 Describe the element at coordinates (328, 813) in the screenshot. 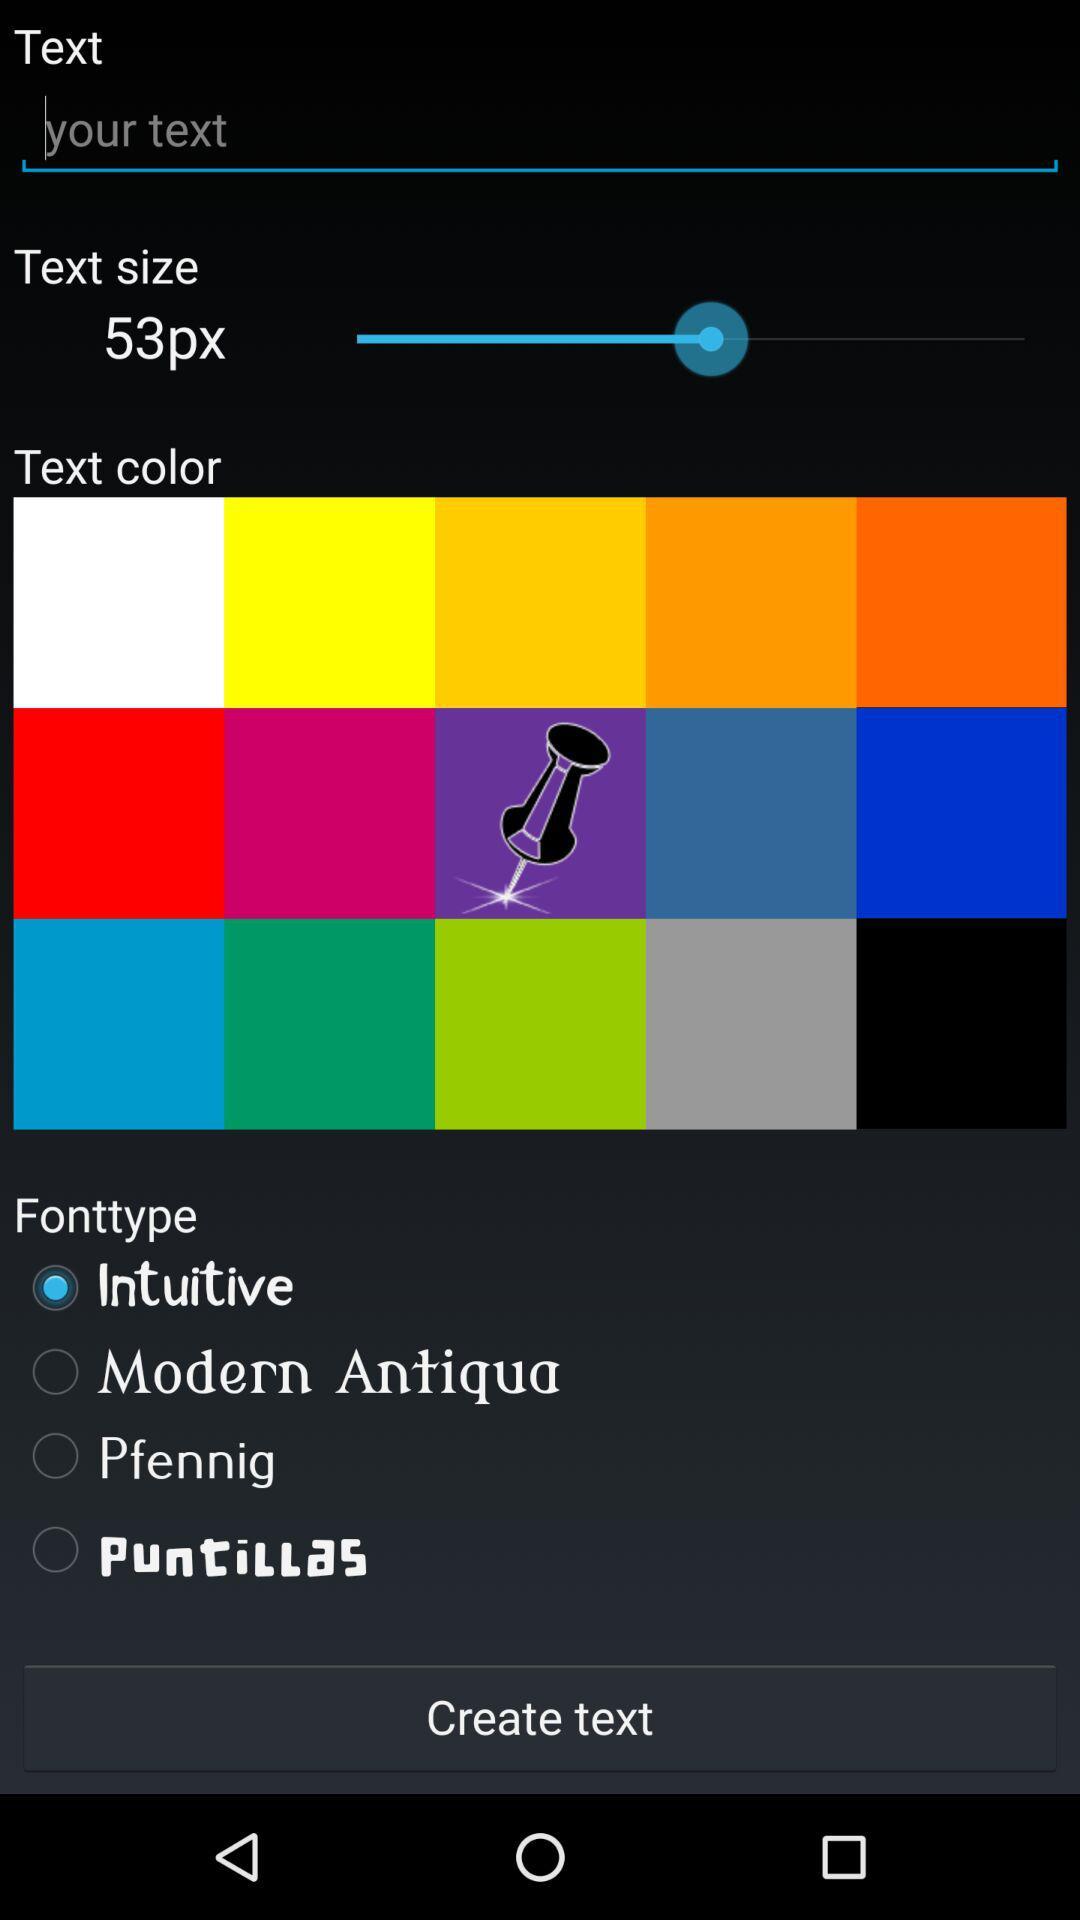

I see `choose text color` at that location.